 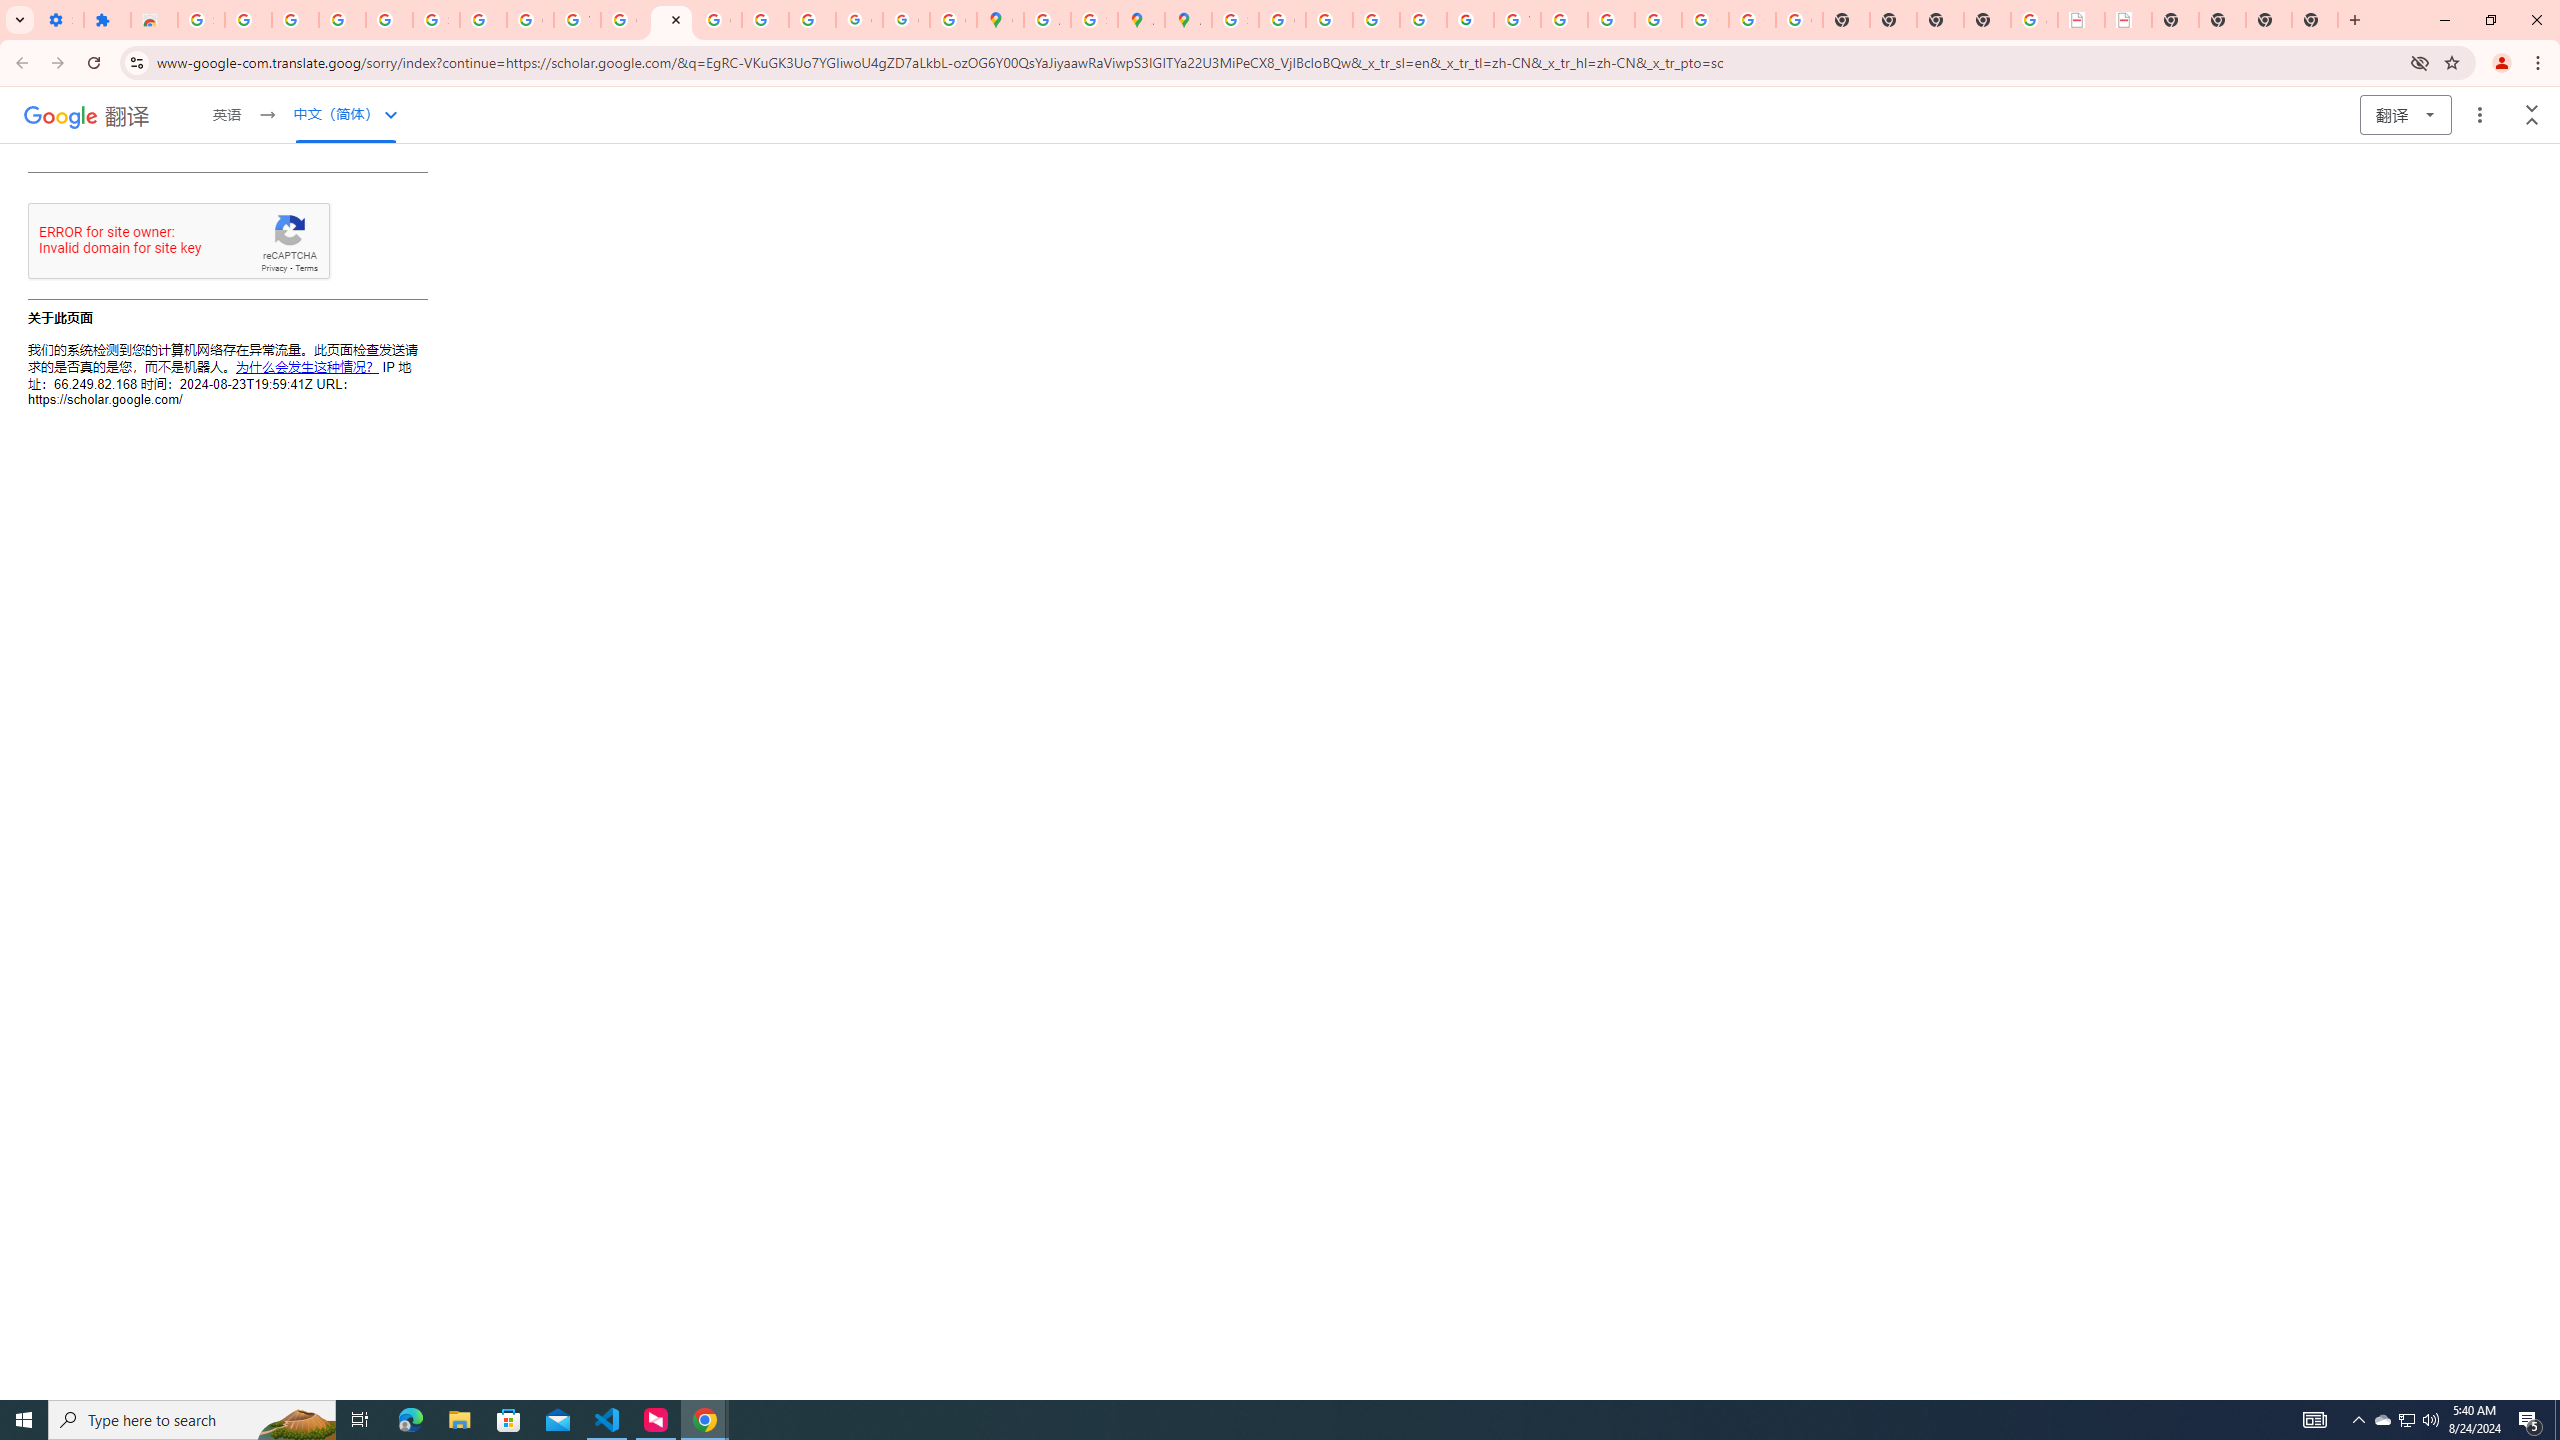 I want to click on 'Google Images', so click(x=1798, y=19).